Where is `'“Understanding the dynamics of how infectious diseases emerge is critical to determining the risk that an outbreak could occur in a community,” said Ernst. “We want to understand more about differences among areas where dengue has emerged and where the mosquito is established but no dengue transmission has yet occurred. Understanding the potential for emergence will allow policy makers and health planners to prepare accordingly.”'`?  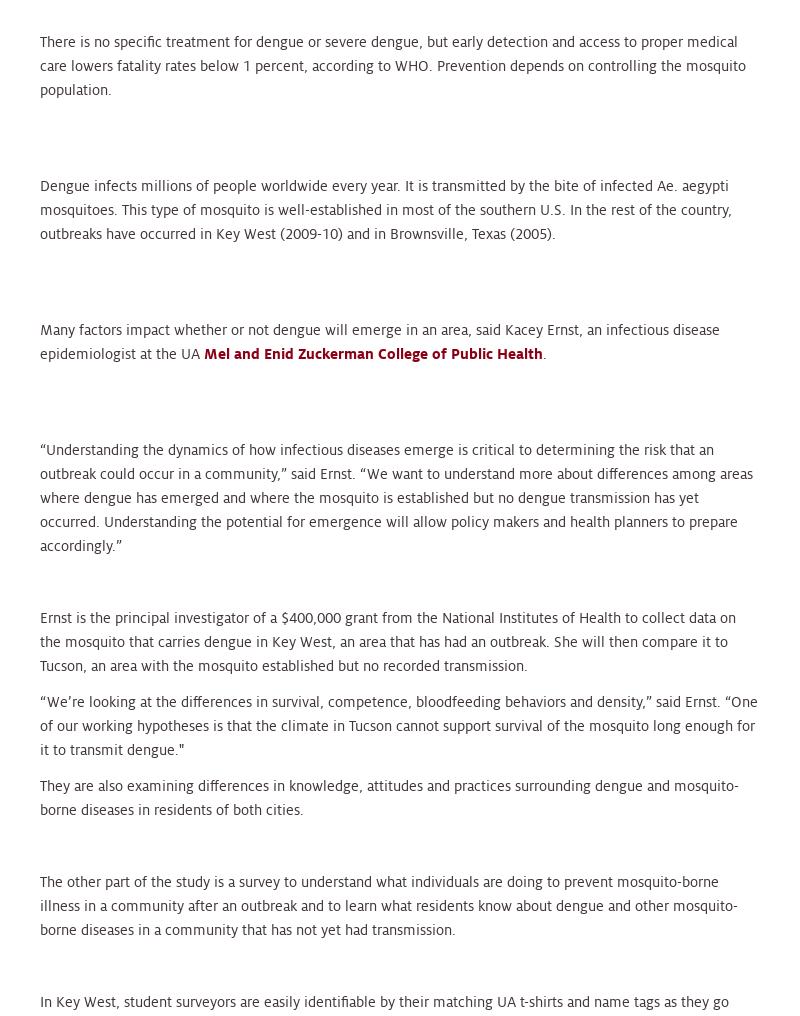
'“Understanding the dynamics of how infectious diseases emerge is critical to determining the risk that an outbreak could occur in a community,” said Ernst. “We want to understand more about differences among areas where dengue has emerged and where the mosquito is established but no dengue transmission has yet occurred. Understanding the potential for emergence will allow policy makers and health planners to prepare accordingly.”' is located at coordinates (395, 497).